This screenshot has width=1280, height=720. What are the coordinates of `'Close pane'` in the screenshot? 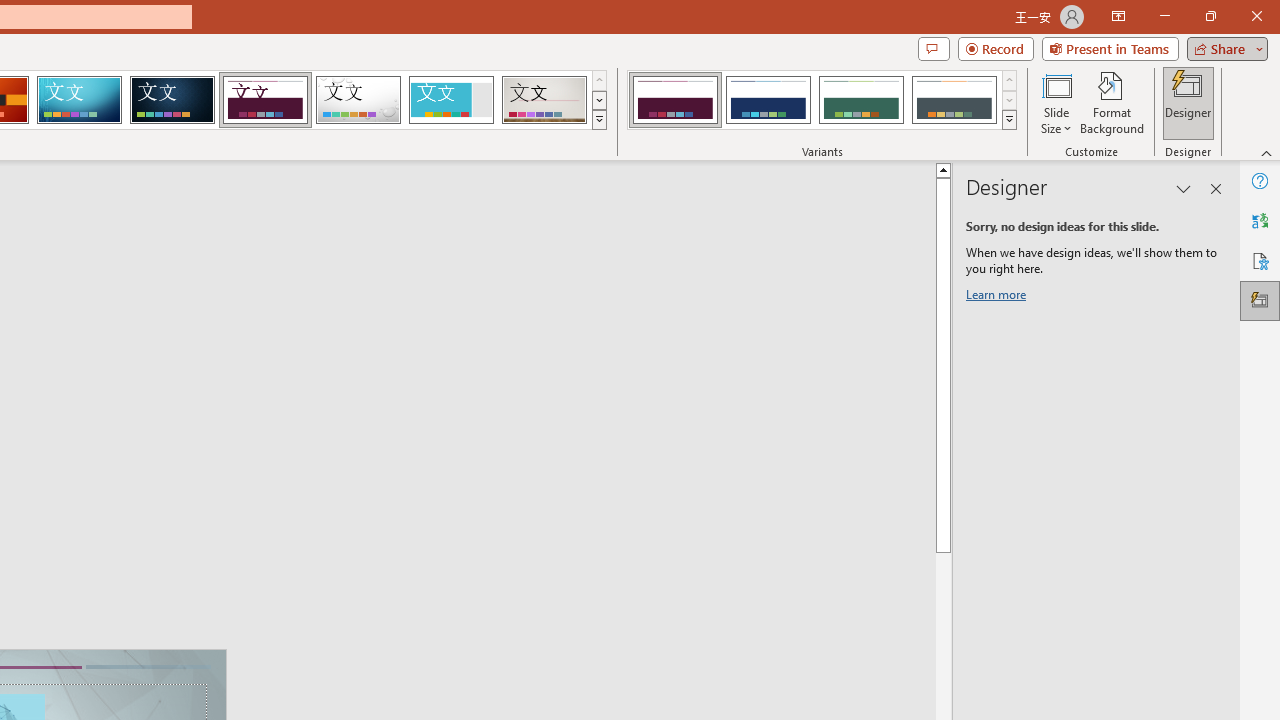 It's located at (1215, 189).